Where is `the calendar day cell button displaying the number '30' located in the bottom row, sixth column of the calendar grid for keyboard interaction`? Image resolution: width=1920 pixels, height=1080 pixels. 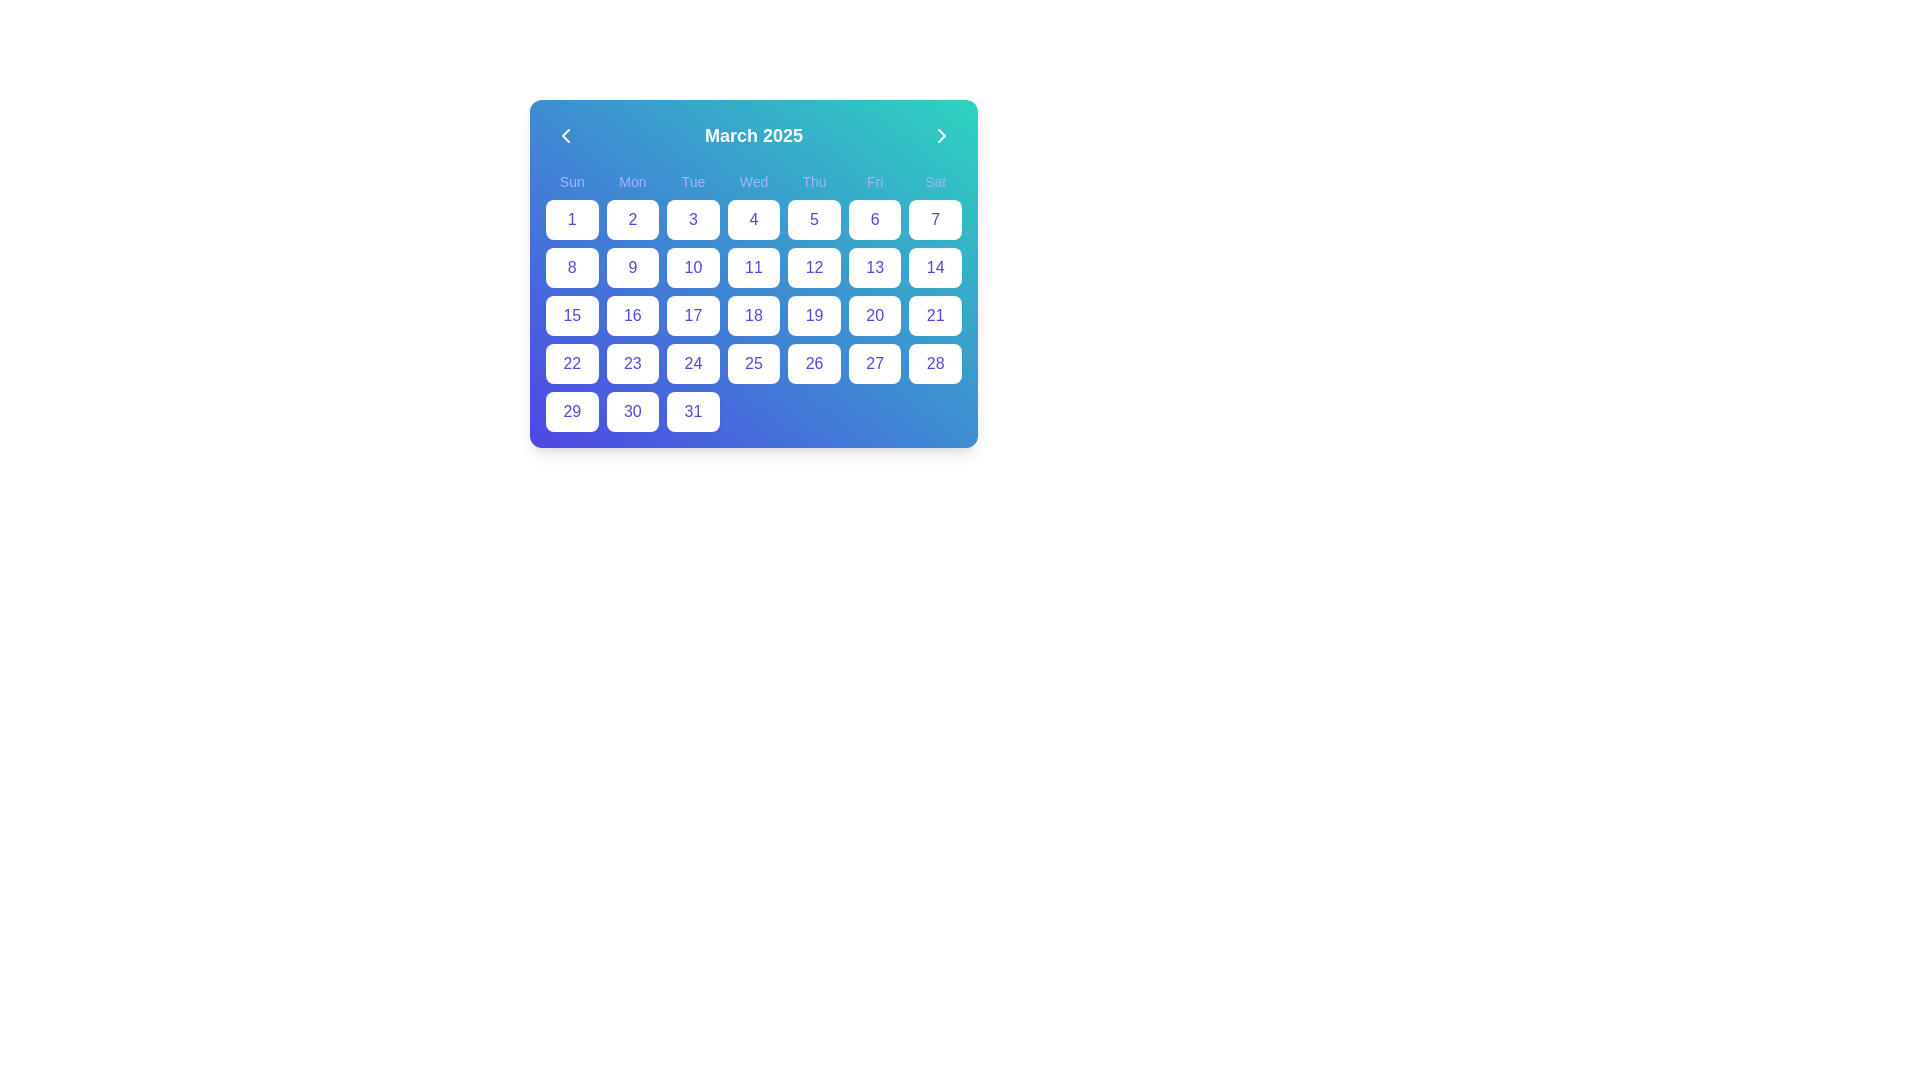
the calendar day cell button displaying the number '30' located in the bottom row, sixth column of the calendar grid for keyboard interaction is located at coordinates (631, 411).